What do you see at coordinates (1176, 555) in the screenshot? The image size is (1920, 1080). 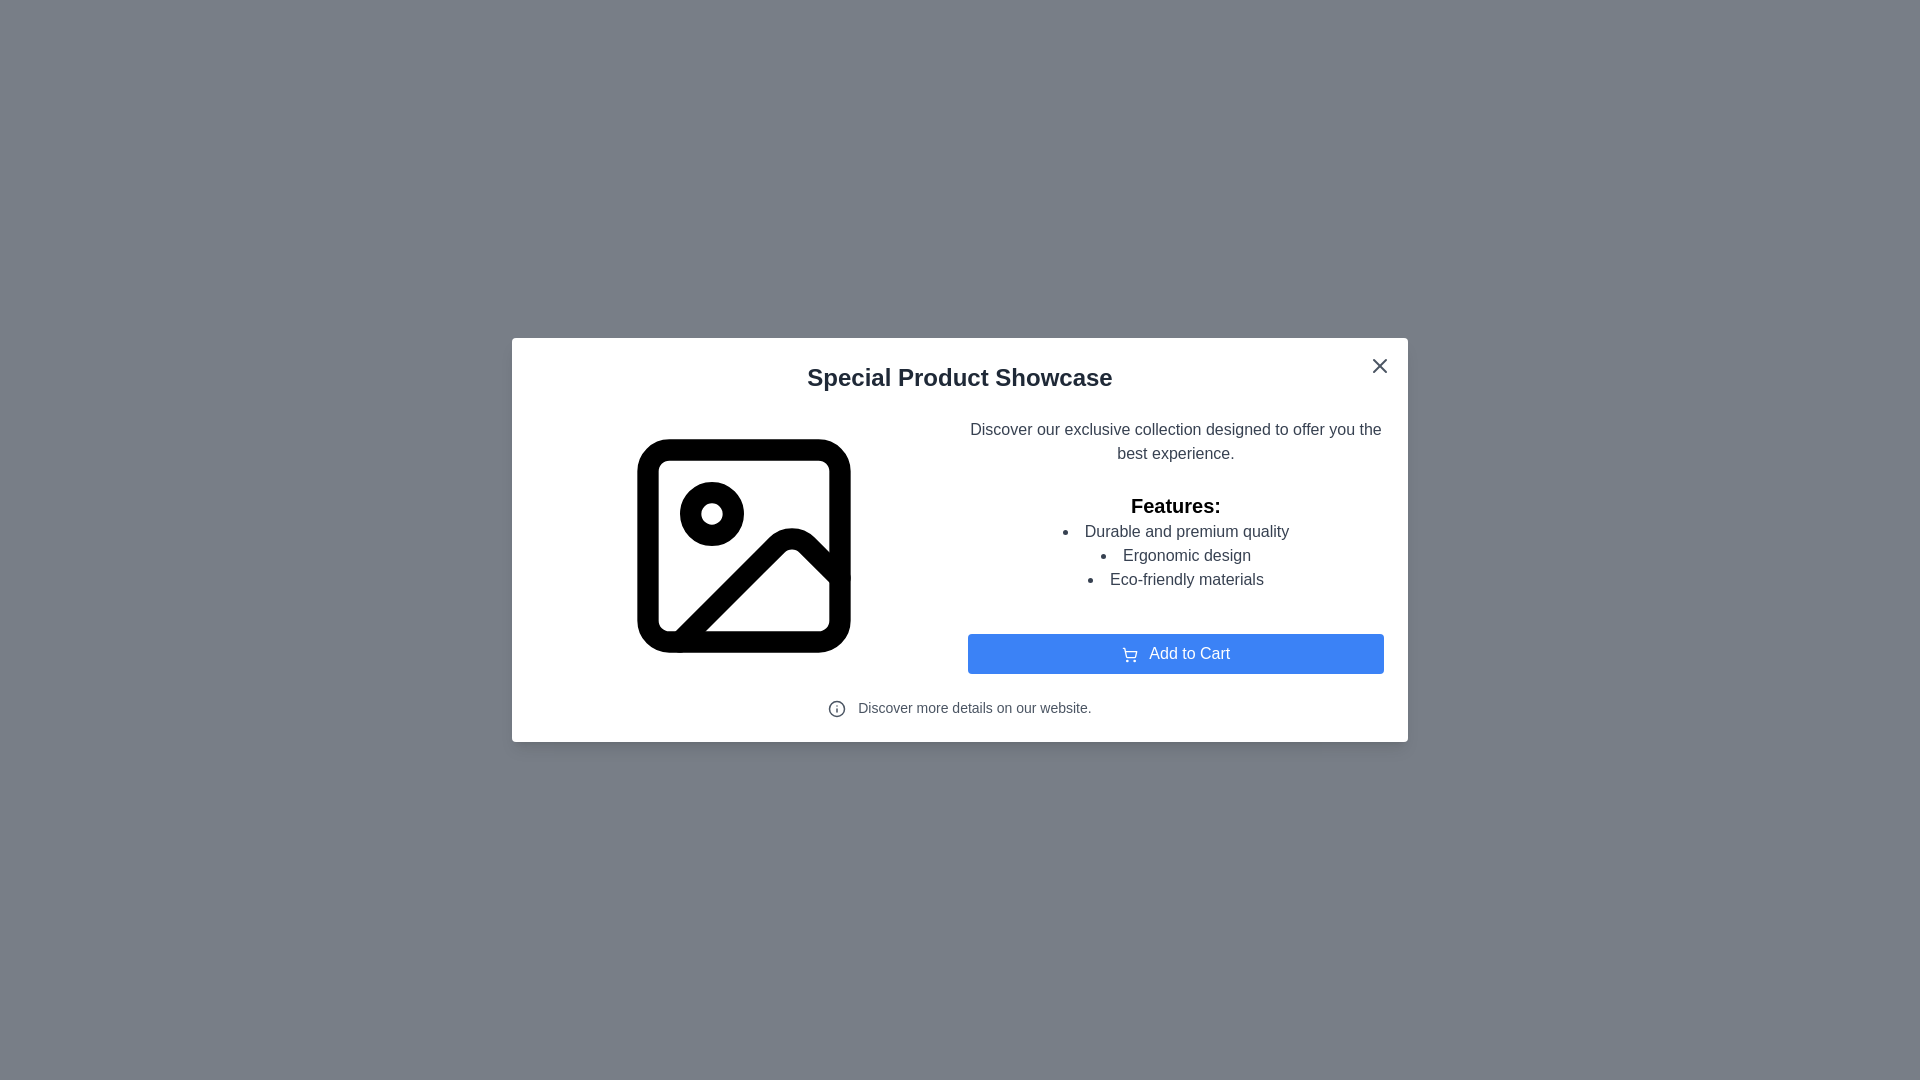 I see `the second item in the bullet-point list of product features that describes the ergonomic design of the product, located between 'Durable and premium quality' and 'Eco-friendly materials.'` at bounding box center [1176, 555].